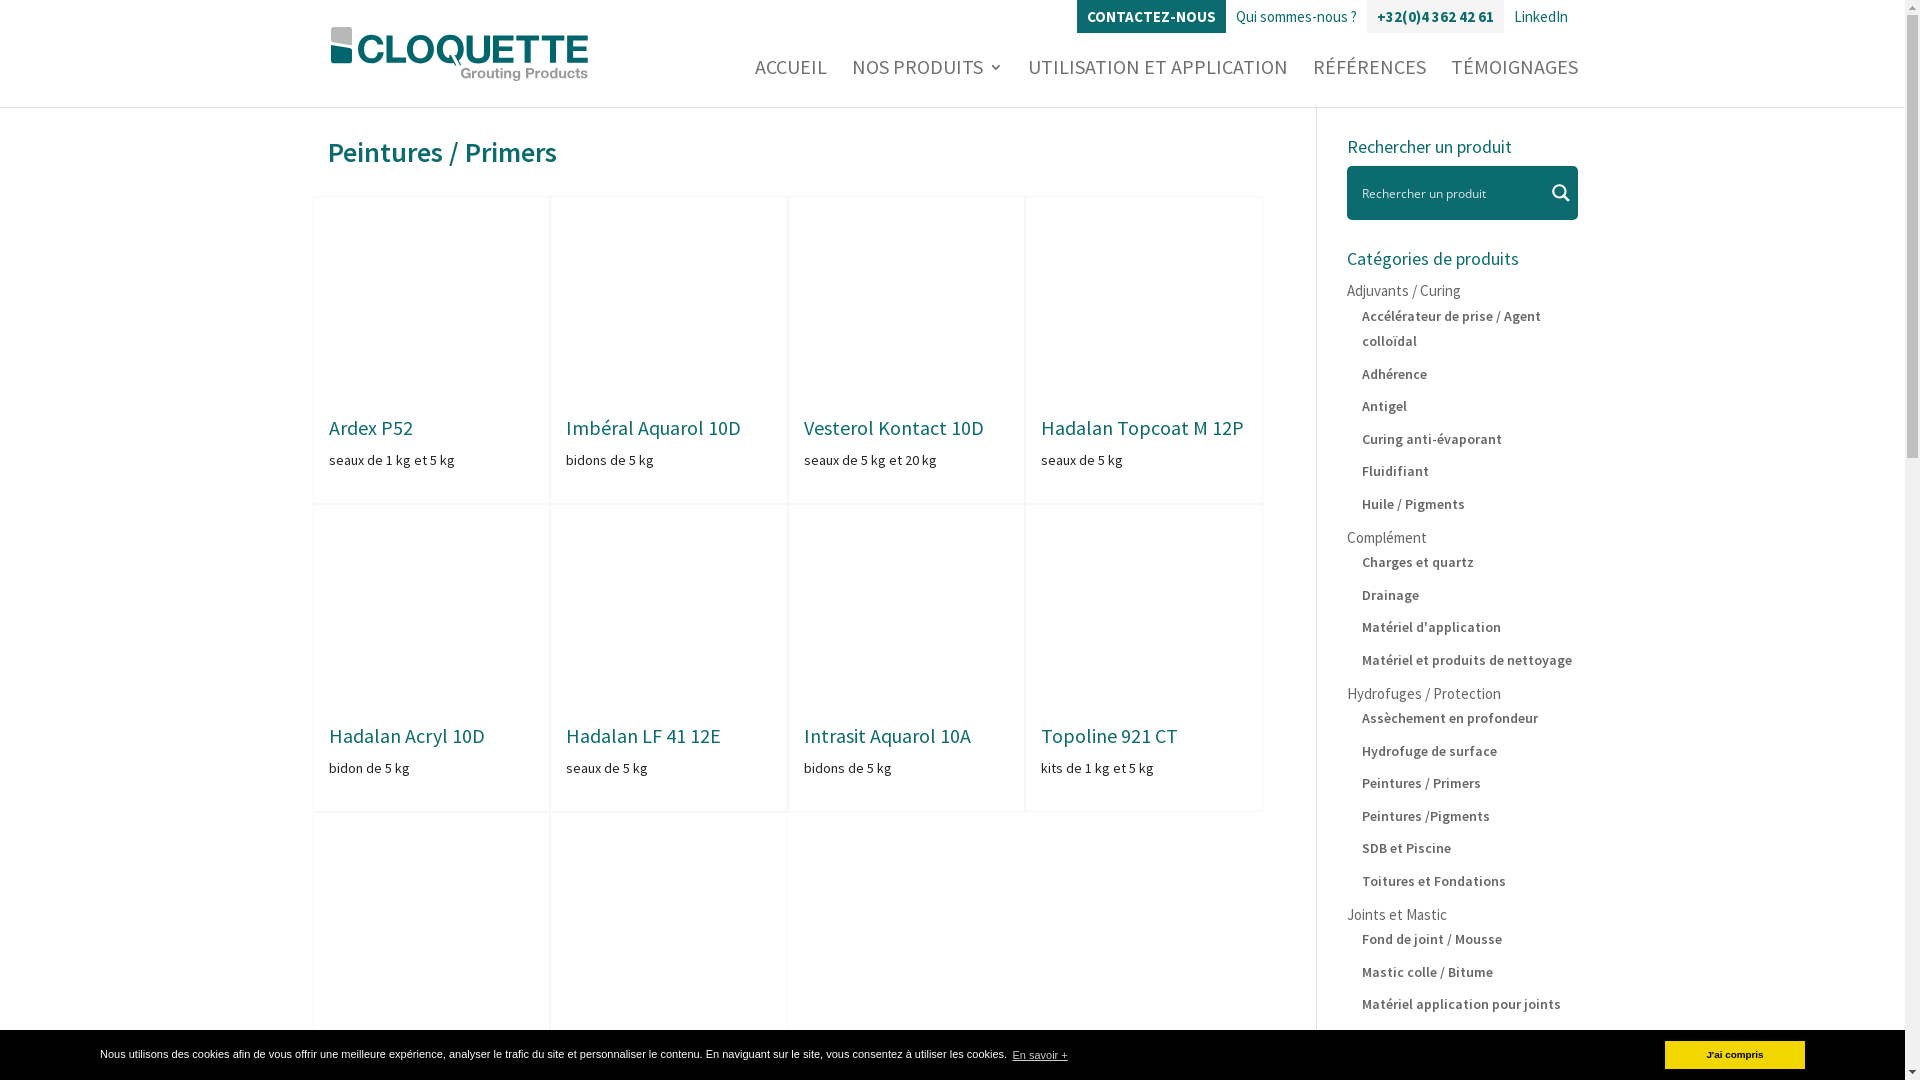 The height and width of the screenshot is (1080, 1920). I want to click on 'Hydrofuge de surface', so click(1361, 751).